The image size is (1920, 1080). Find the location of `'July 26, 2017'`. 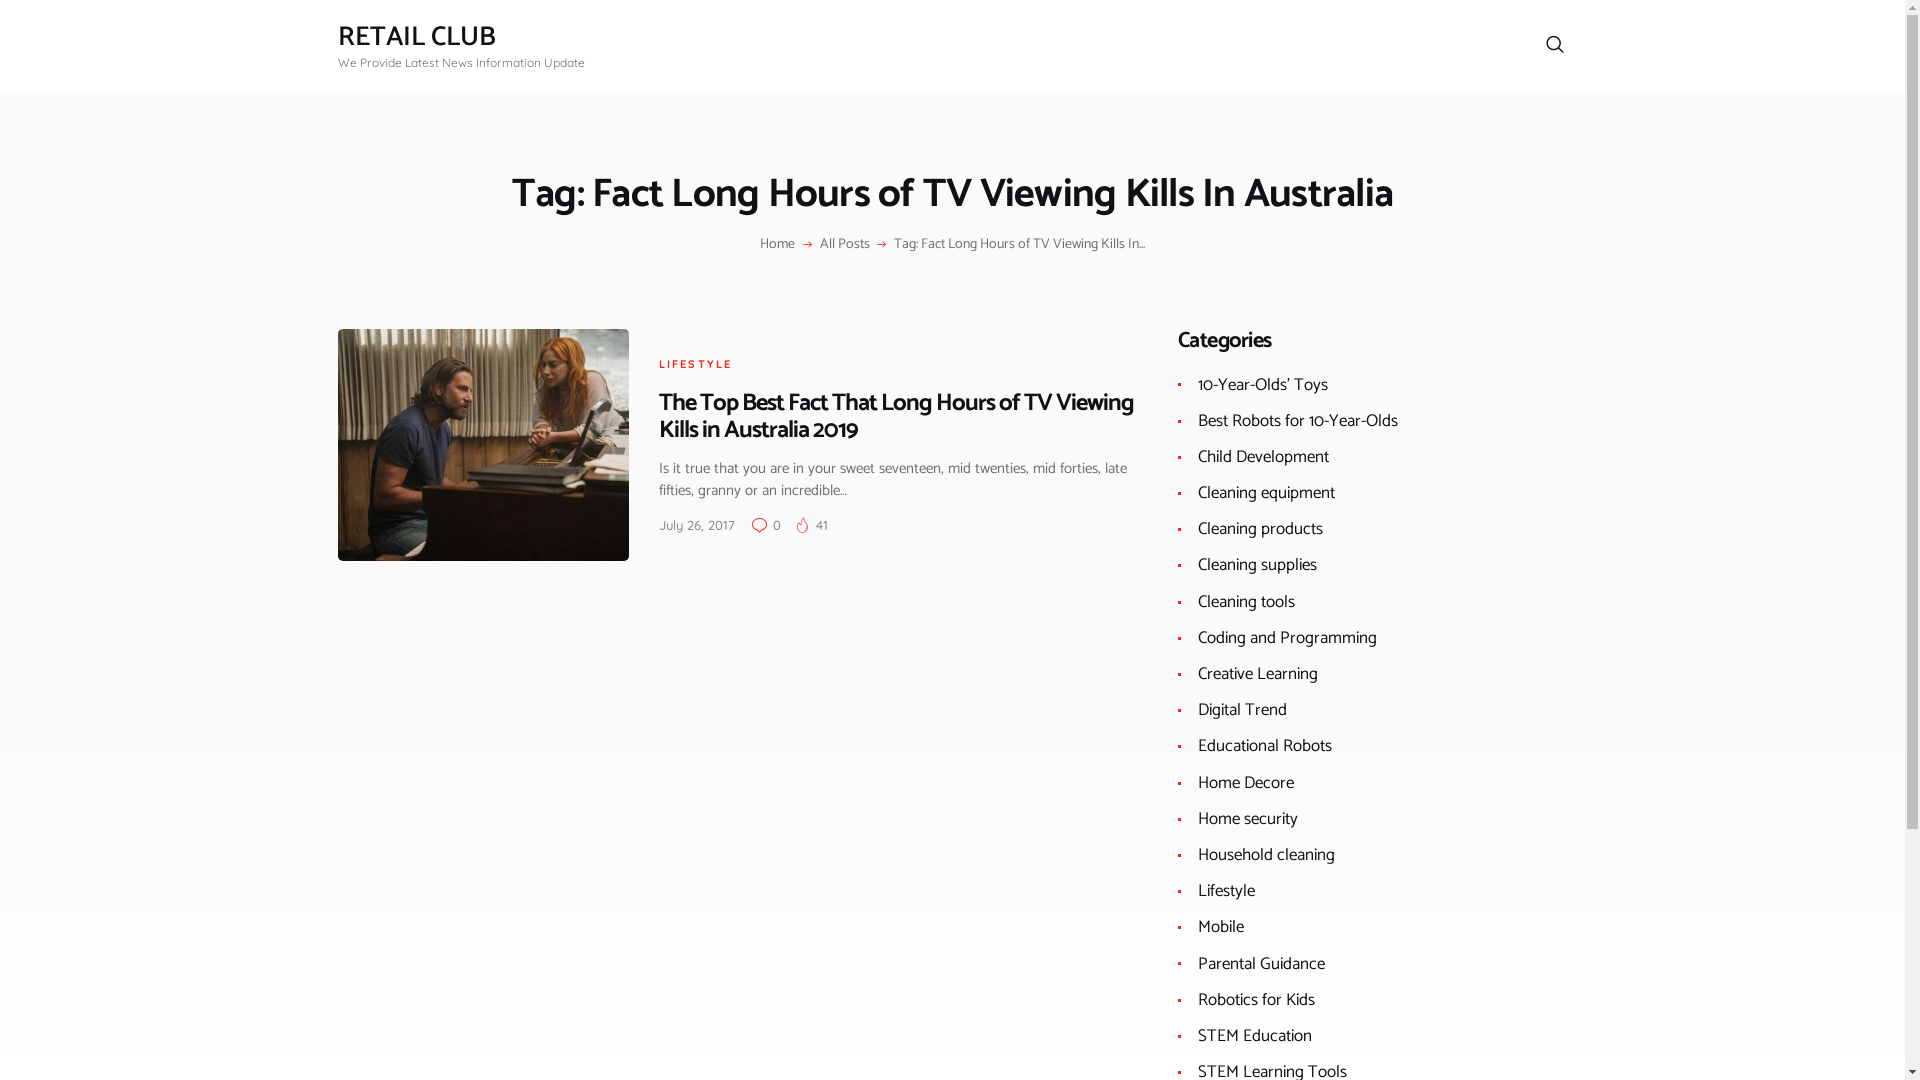

'July 26, 2017' is located at coordinates (696, 523).